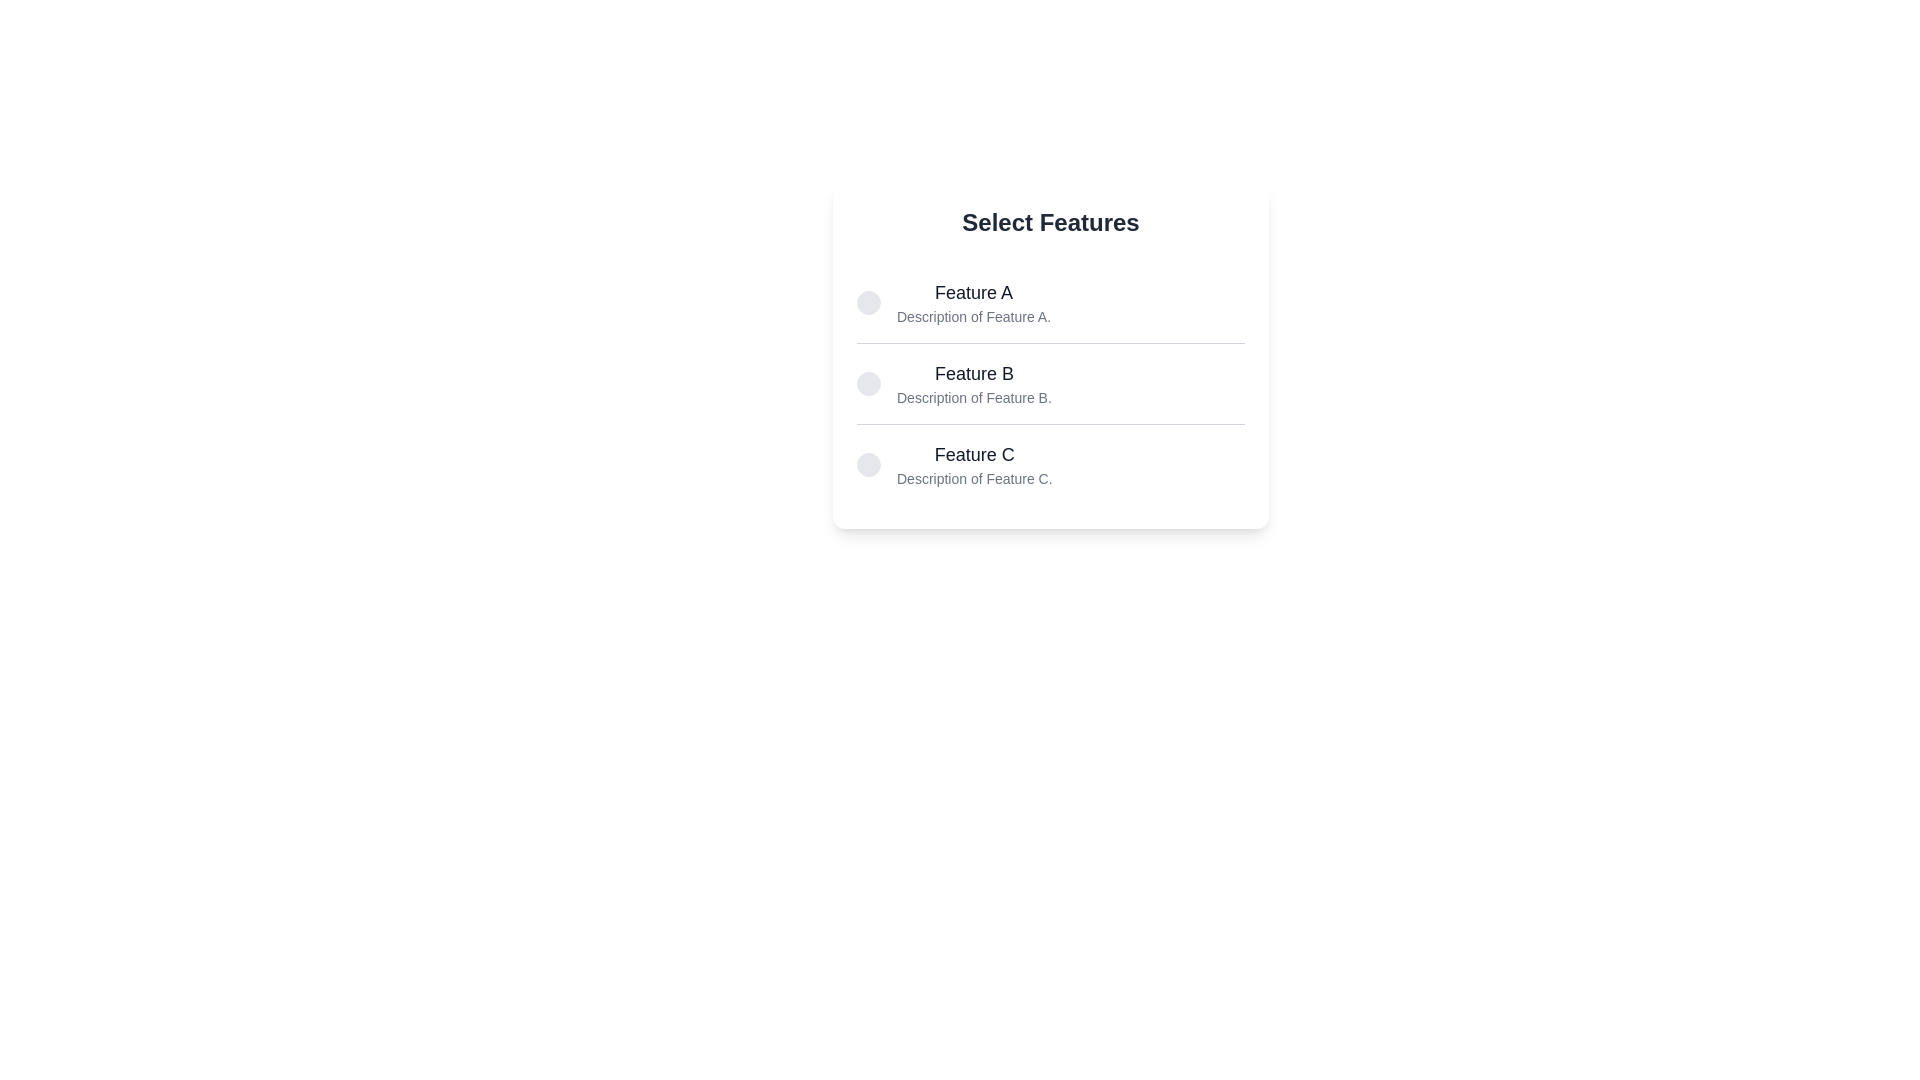 The width and height of the screenshot is (1920, 1080). I want to click on the second Text label in the list, which displays the name and description of a feature, positioned between 'Feature A' and 'Feature C', so click(974, 384).